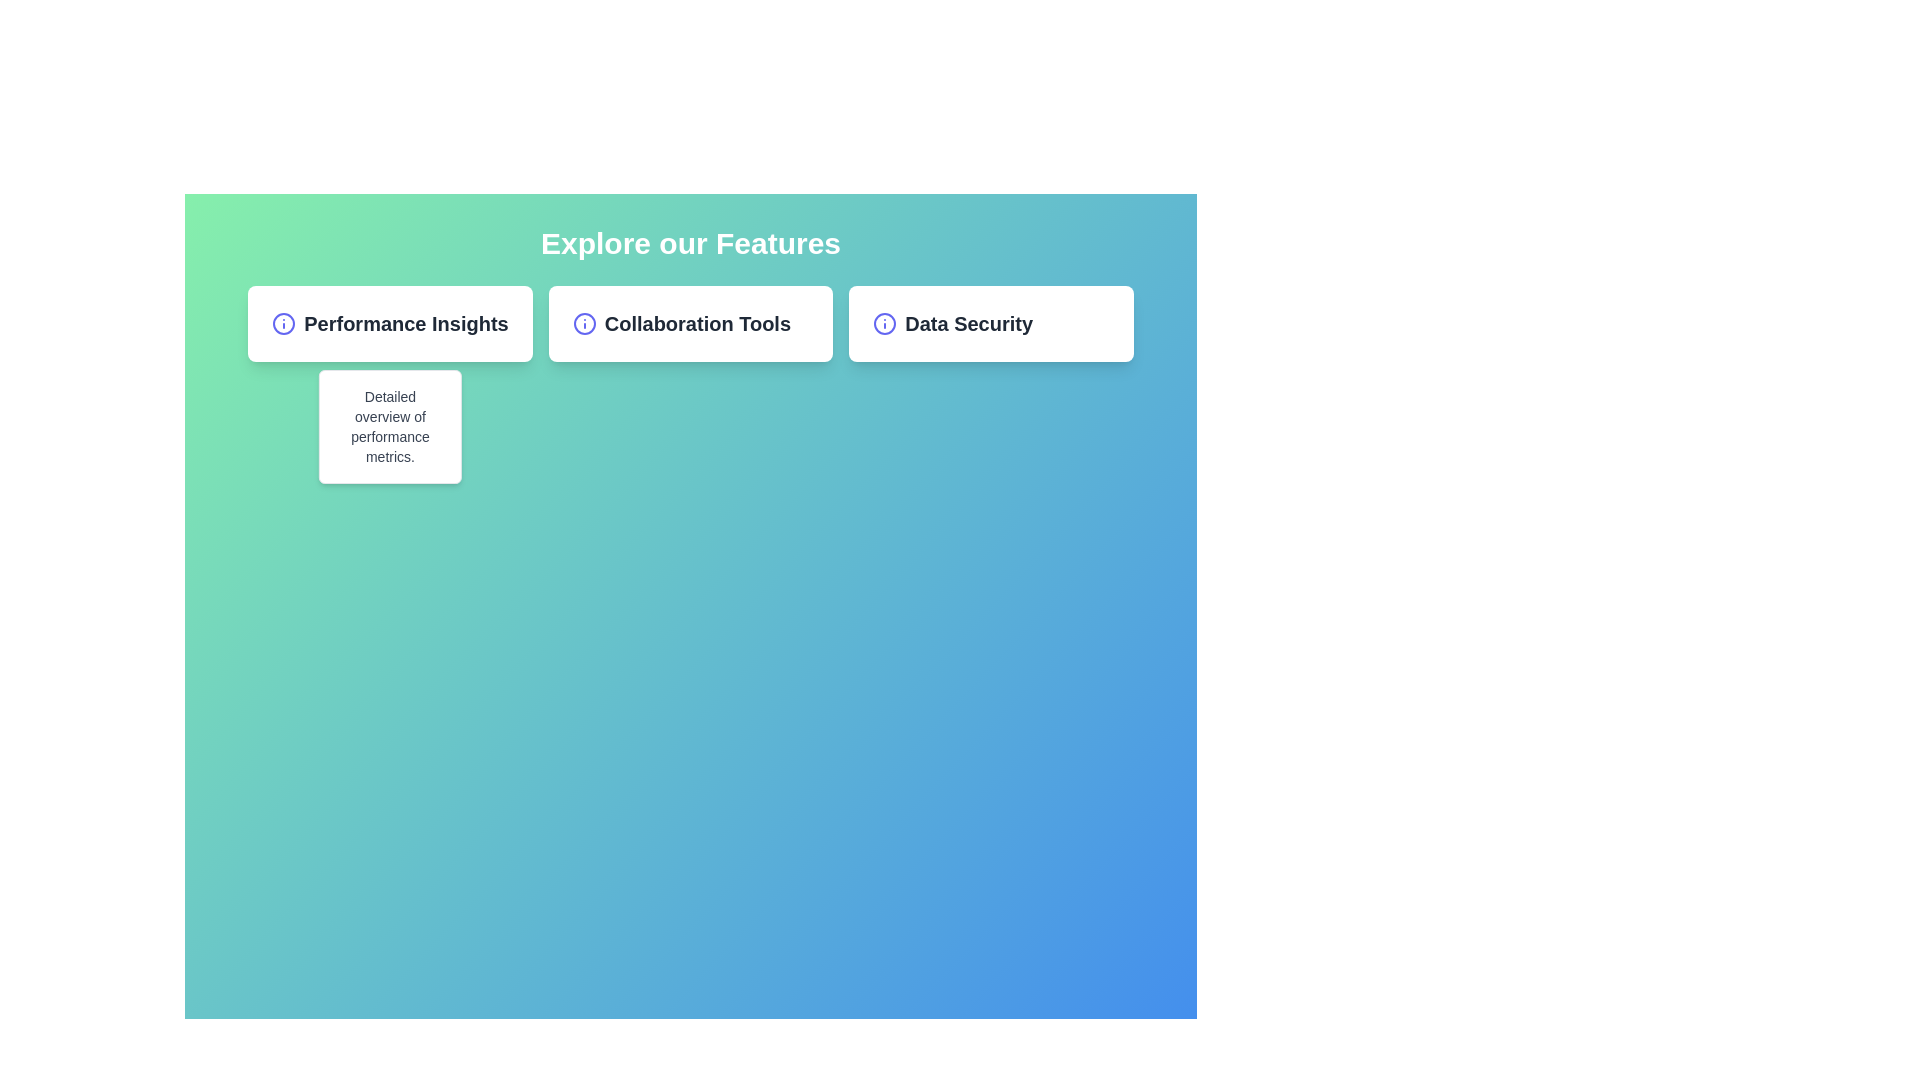  What do you see at coordinates (390, 426) in the screenshot?
I see `text from the informative pop-up or tooltip box located directly beneath the 'Performance Insights' feature, providing additional information about it` at bounding box center [390, 426].